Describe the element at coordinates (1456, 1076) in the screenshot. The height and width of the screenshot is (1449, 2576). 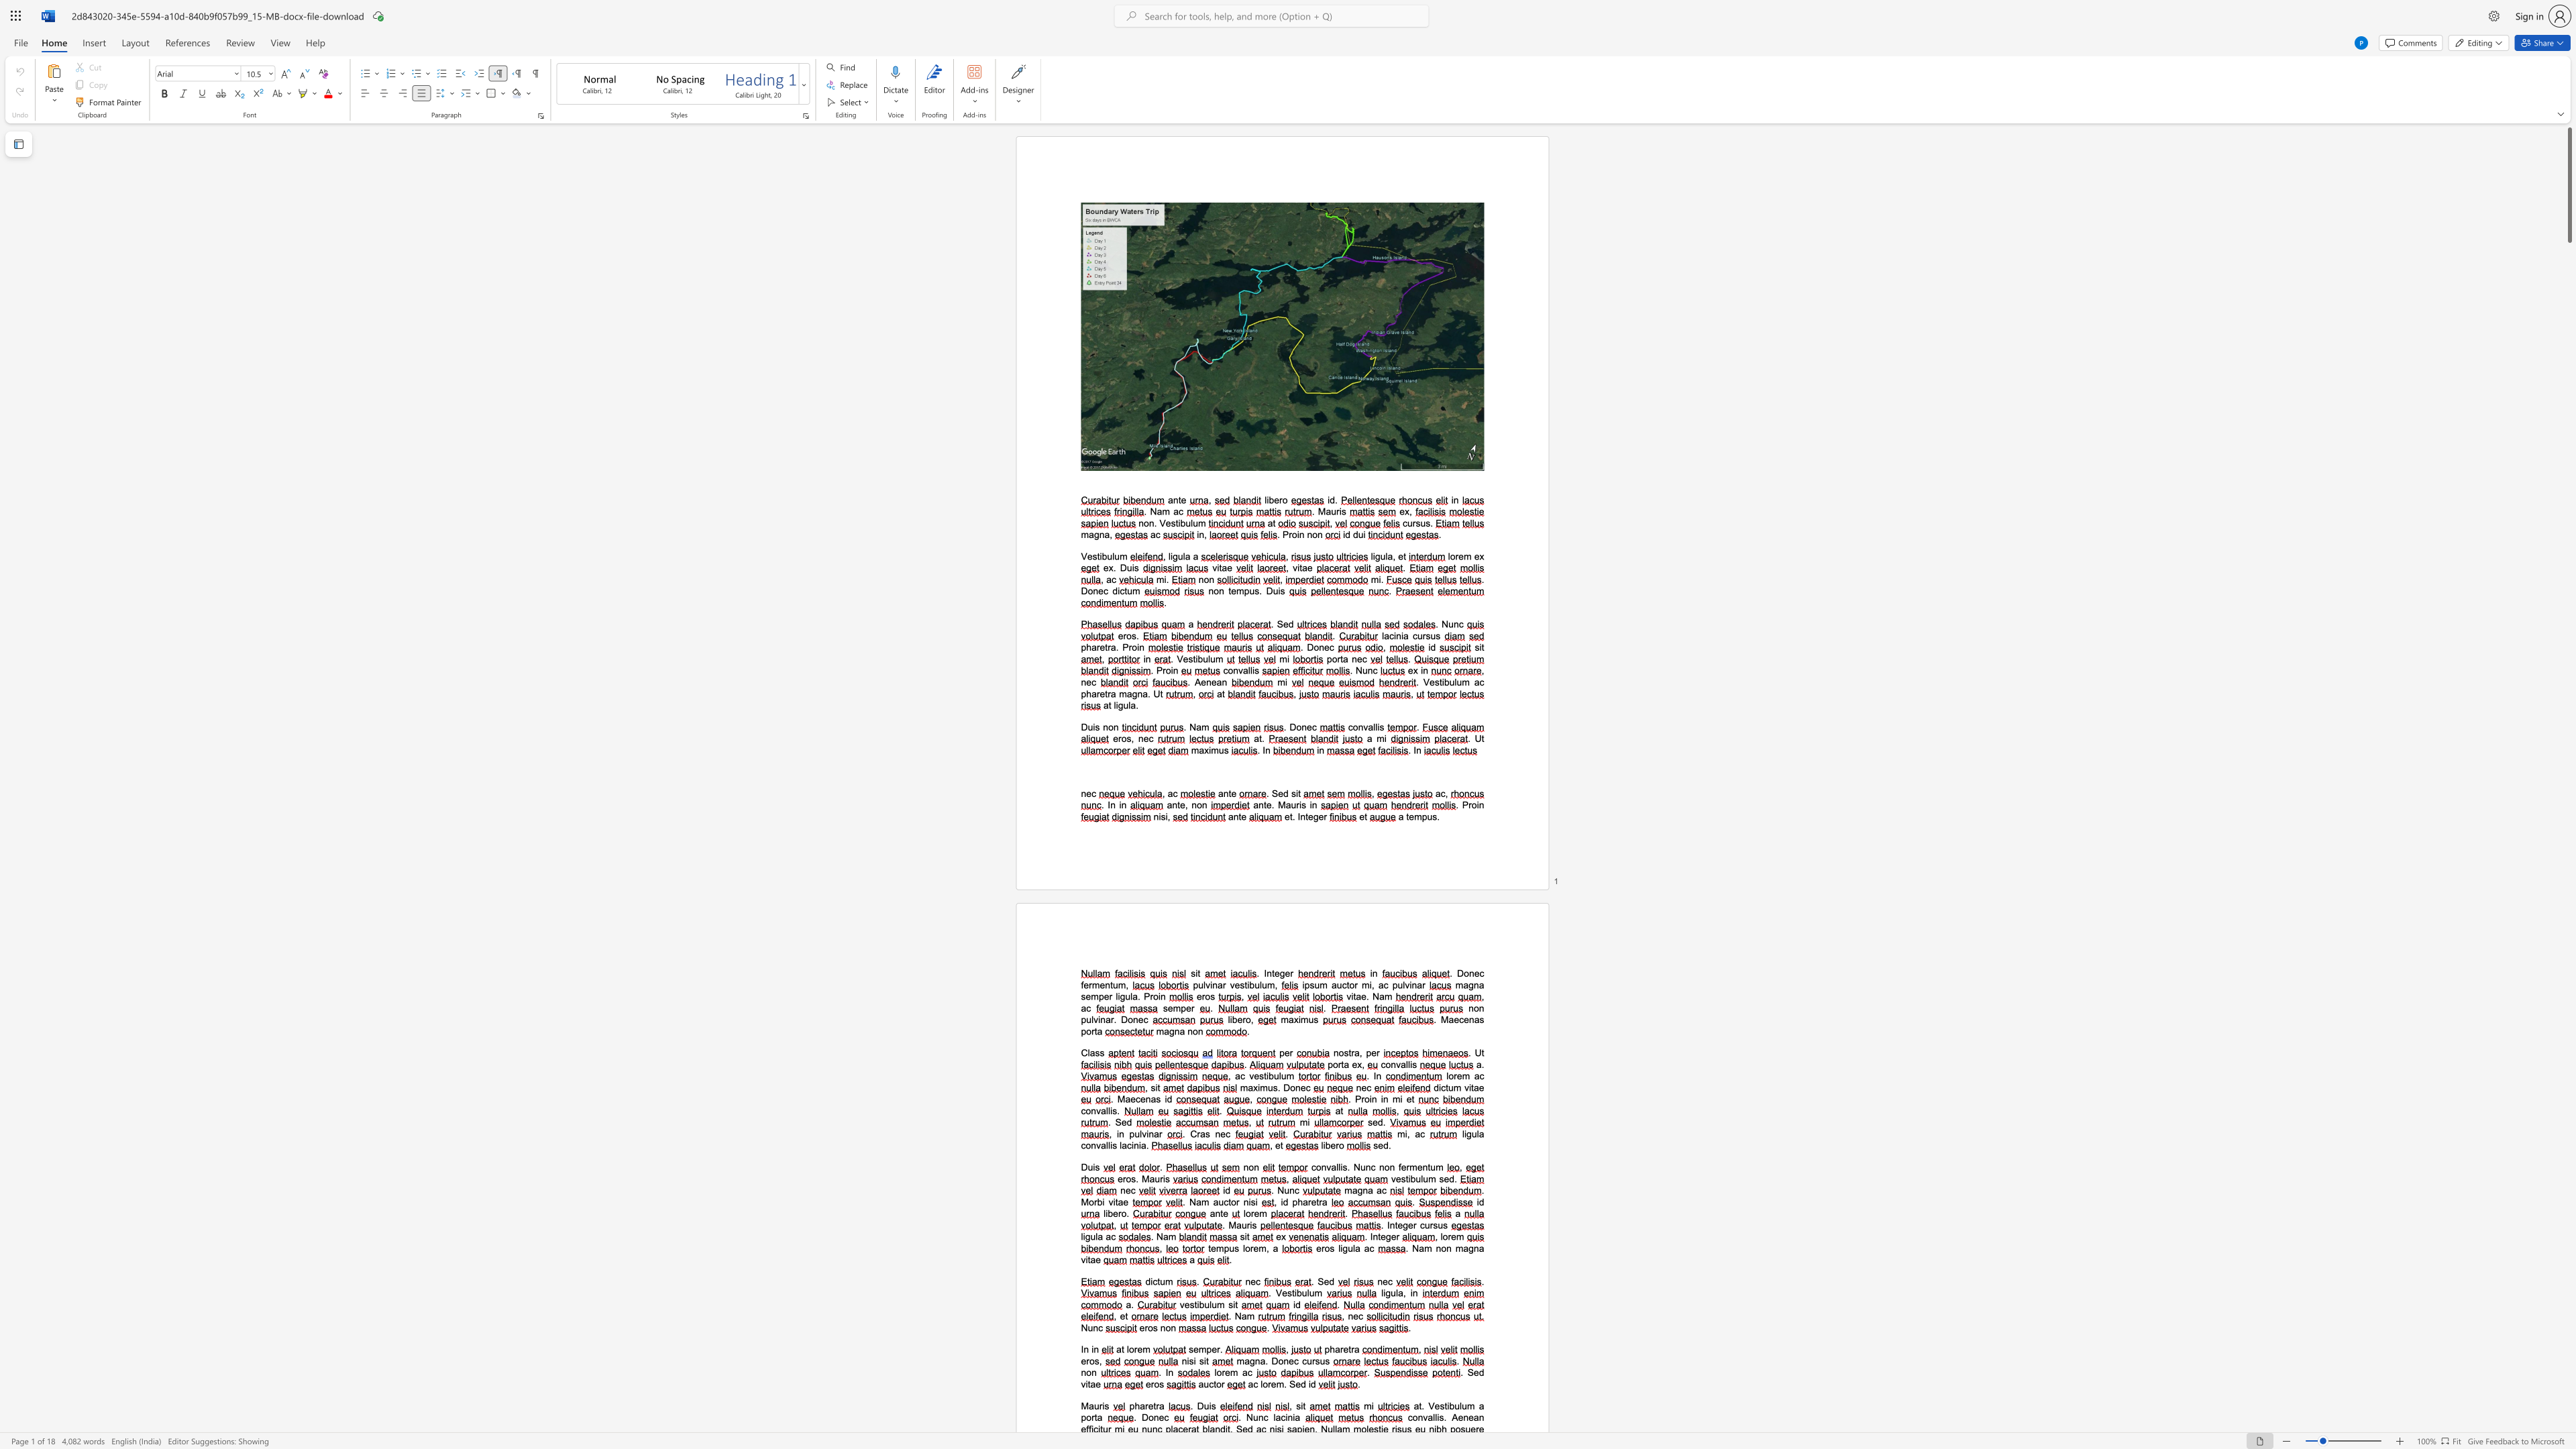
I see `the space between the continuous character "r" and "e" in the text` at that location.